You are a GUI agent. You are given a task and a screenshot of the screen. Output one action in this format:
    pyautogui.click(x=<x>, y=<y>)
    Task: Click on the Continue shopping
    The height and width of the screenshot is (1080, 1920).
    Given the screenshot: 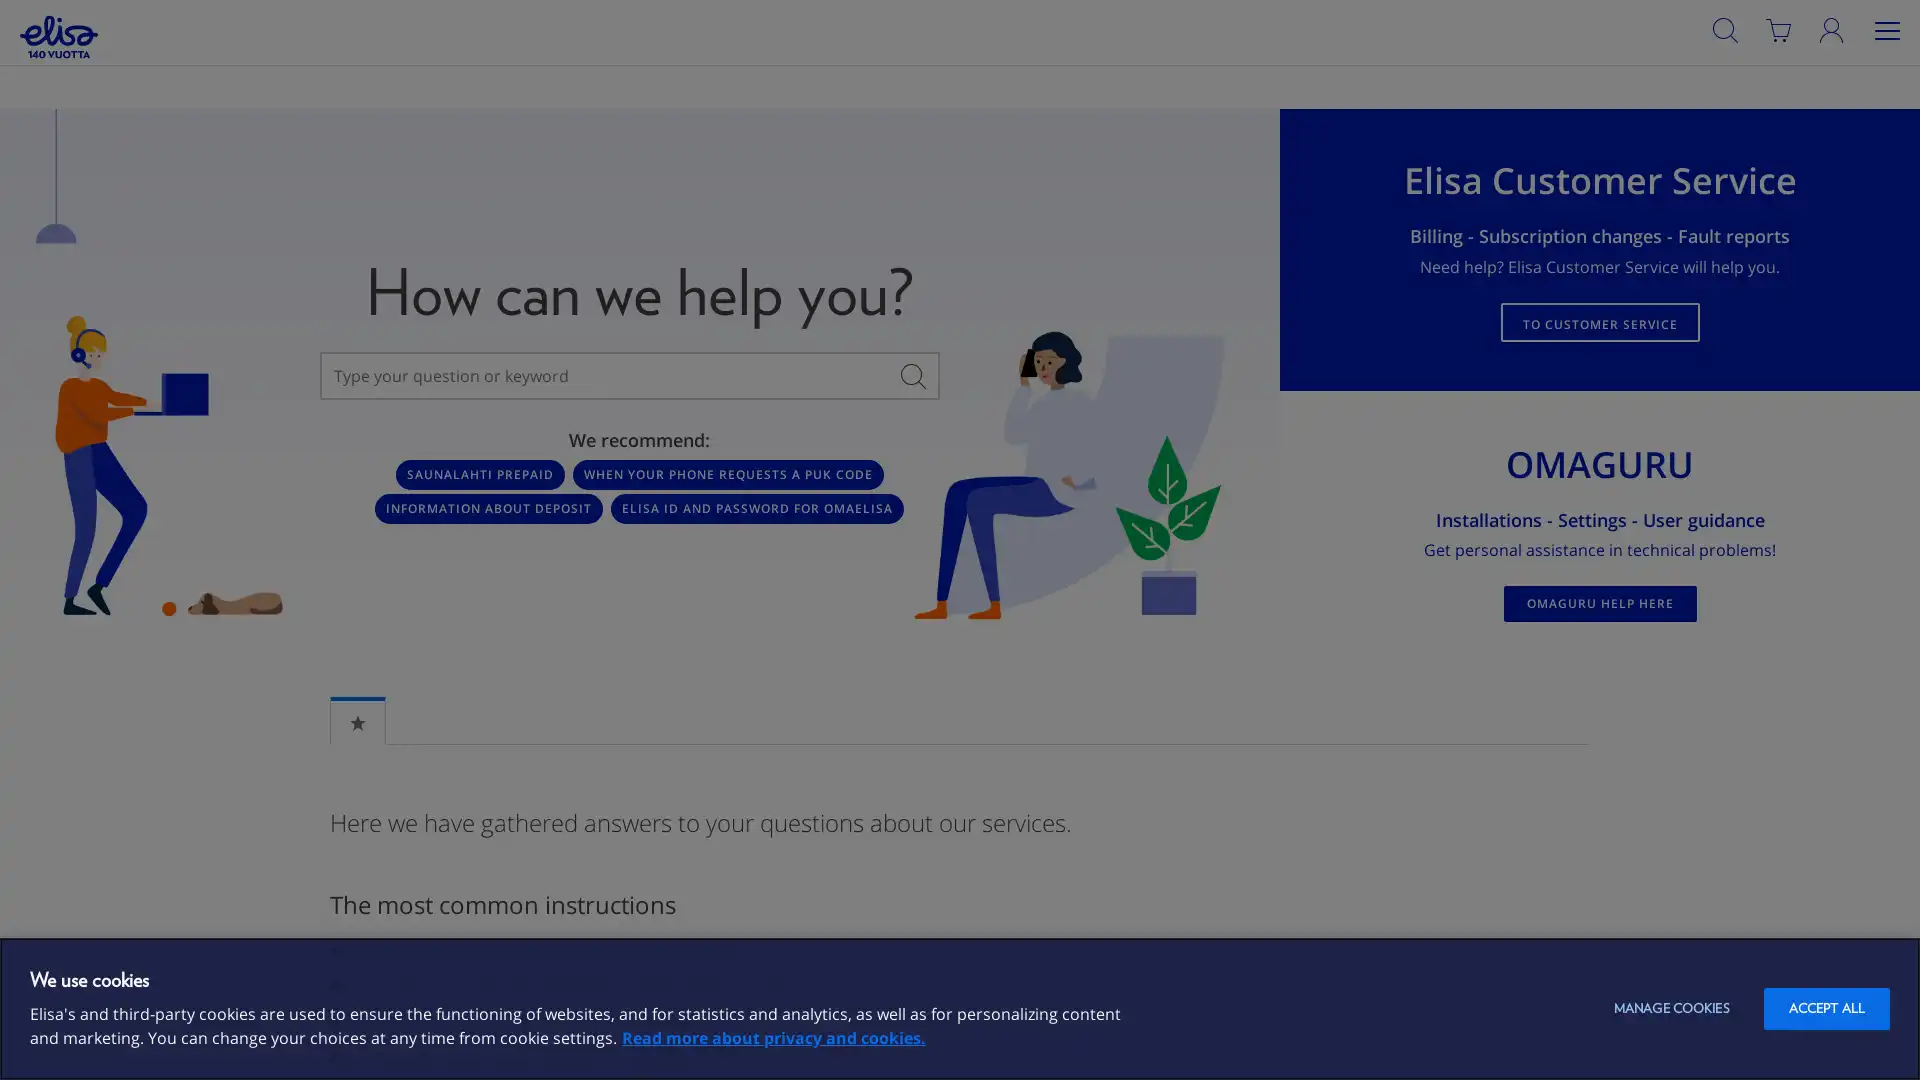 What is the action you would take?
    pyautogui.click(x=528, y=225)
    